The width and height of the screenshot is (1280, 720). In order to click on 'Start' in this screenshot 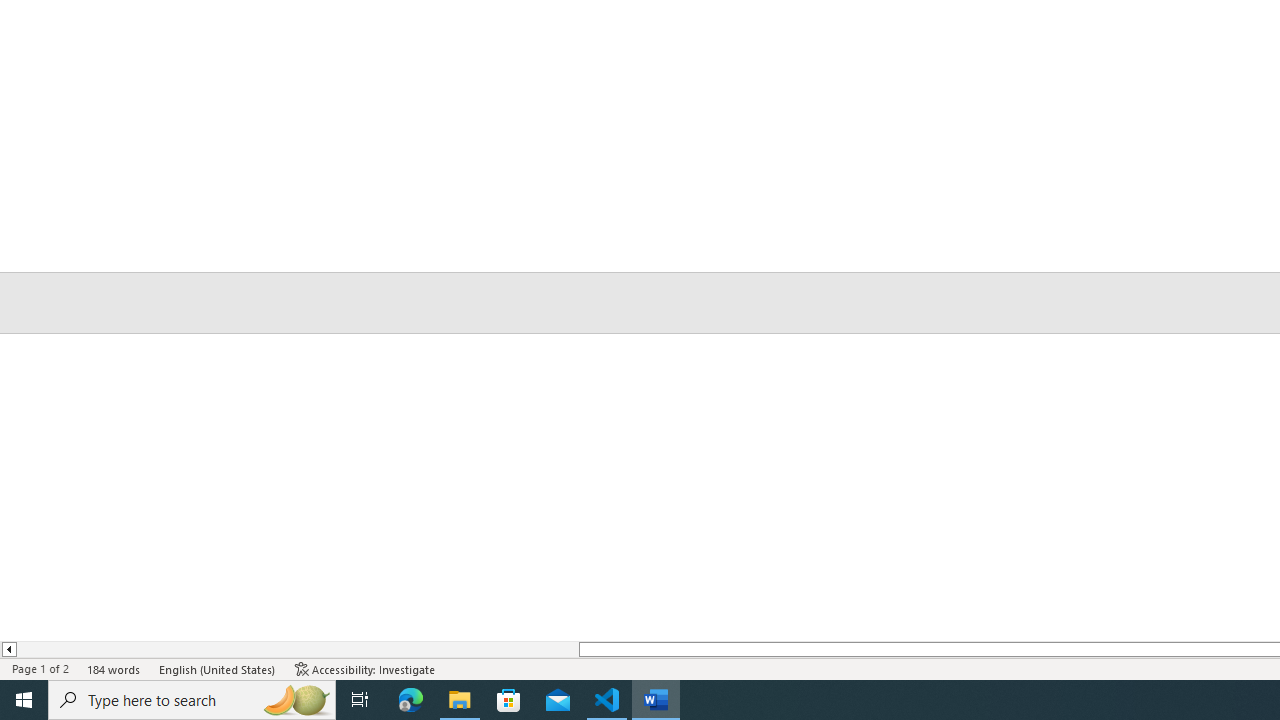, I will do `click(24, 698)`.